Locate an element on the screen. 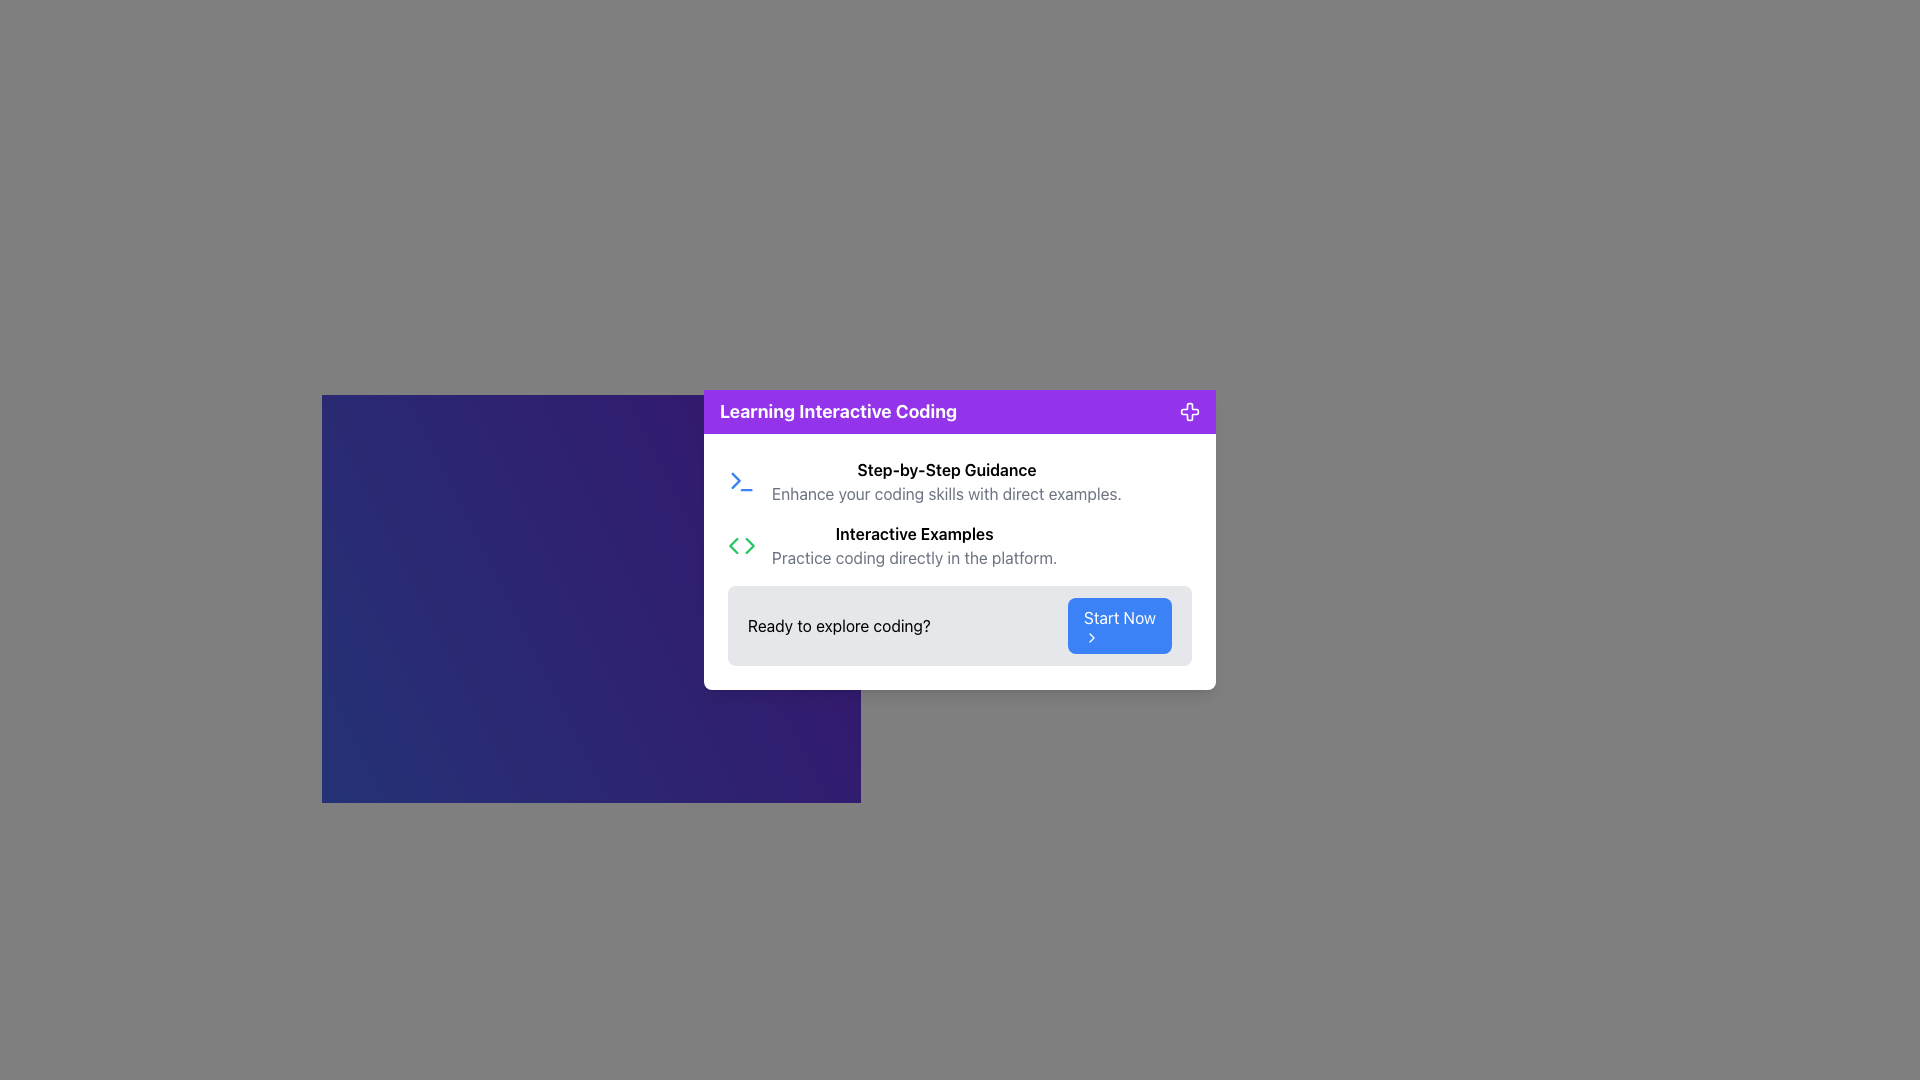  the green triangular brackets icon located in the 'Interactive Examples' section, to the left of the text 'Practice coding directly in the platform.' is located at coordinates (741, 546).